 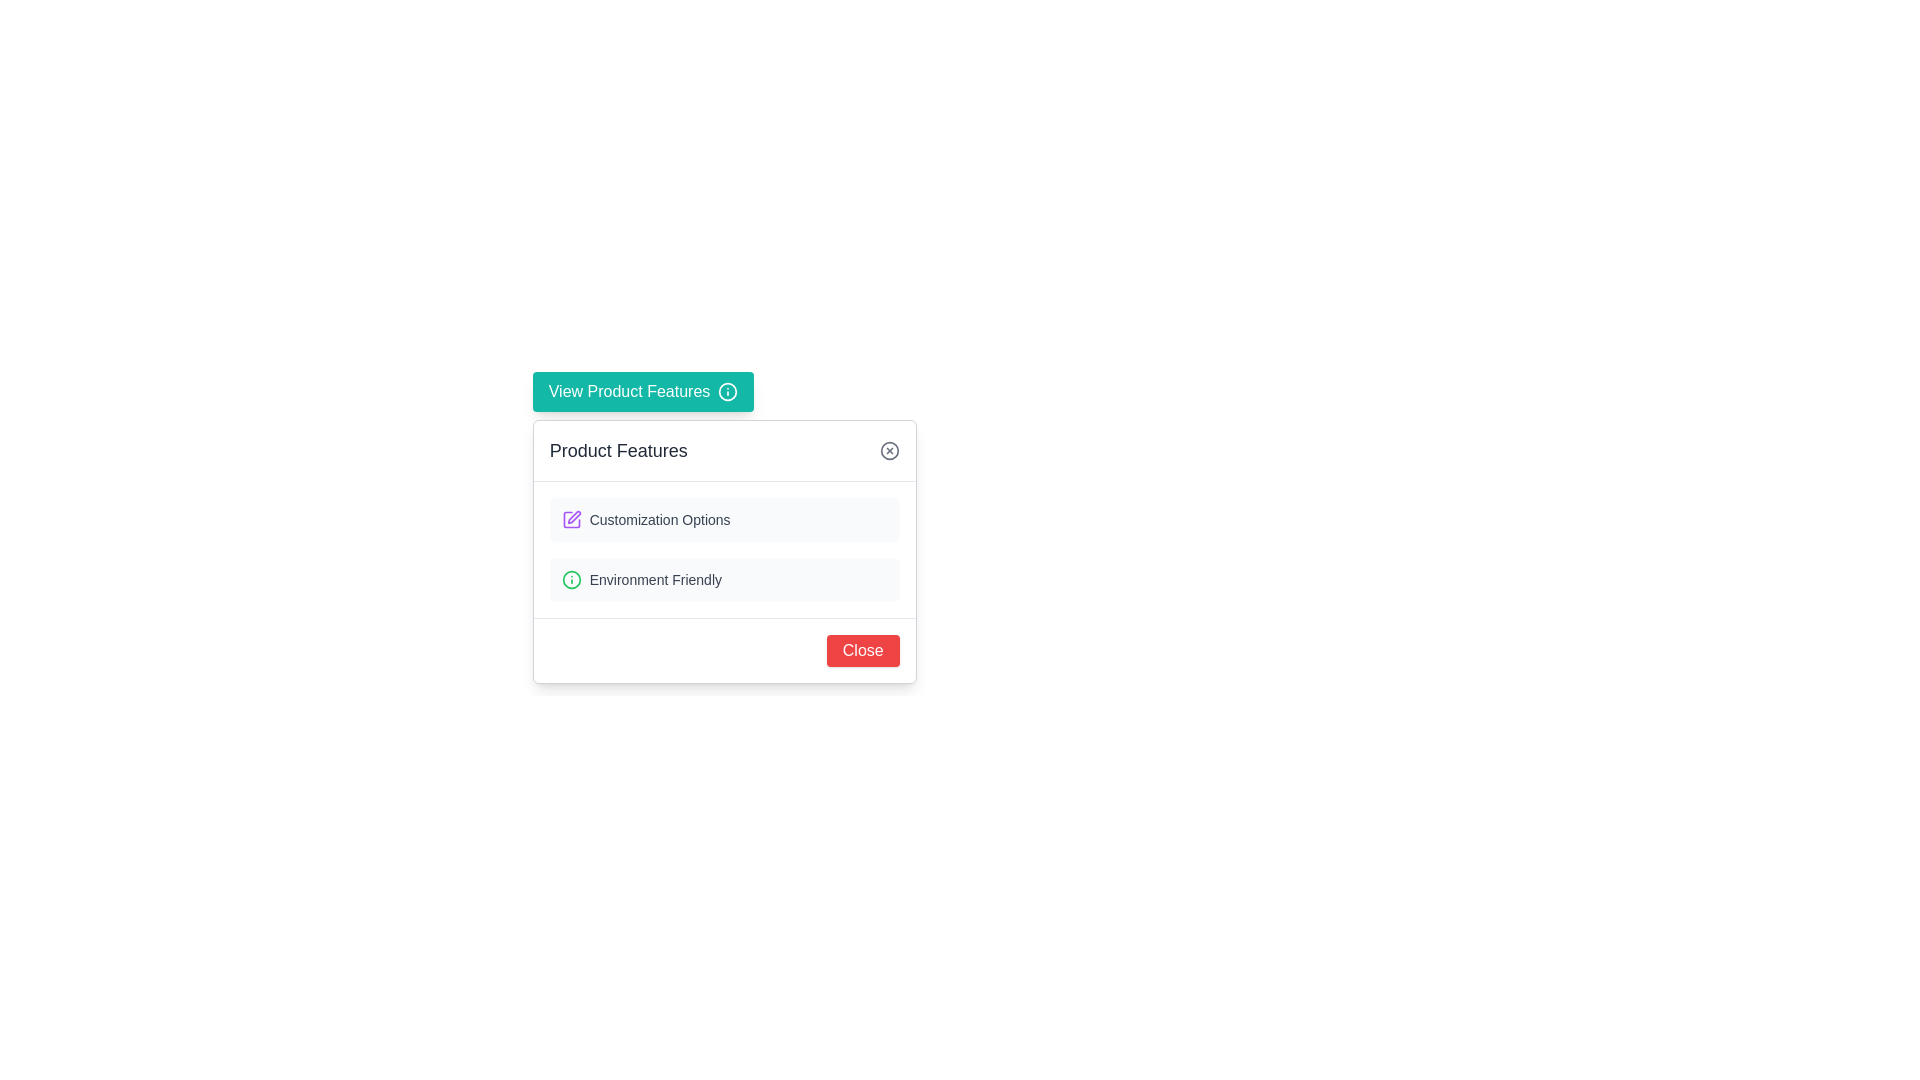 What do you see at coordinates (727, 392) in the screenshot?
I see `the circular graphical icon element with a teal stroke, which is part of the 'info' symbol located to the right of the 'View Product Features' label in the 'Product Features' panel` at bounding box center [727, 392].